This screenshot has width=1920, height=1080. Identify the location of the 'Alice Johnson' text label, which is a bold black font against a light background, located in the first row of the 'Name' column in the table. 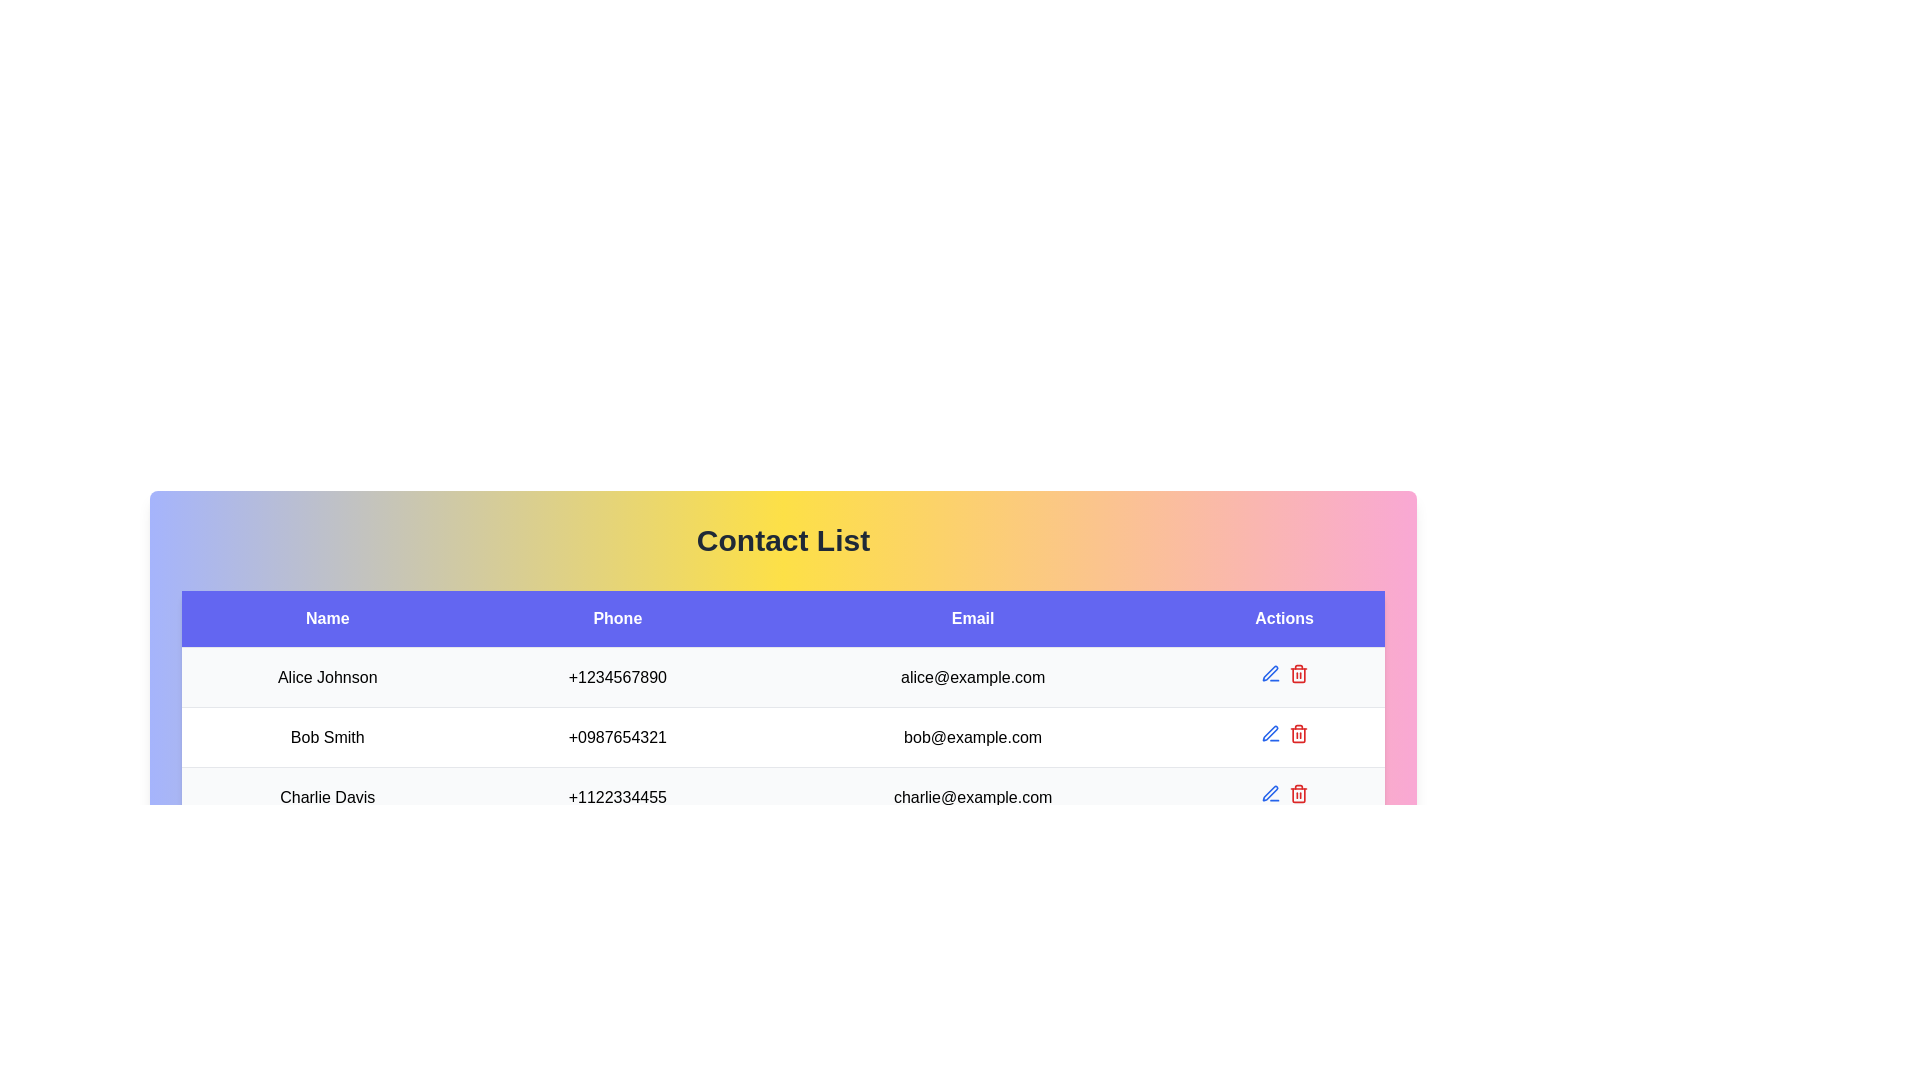
(327, 676).